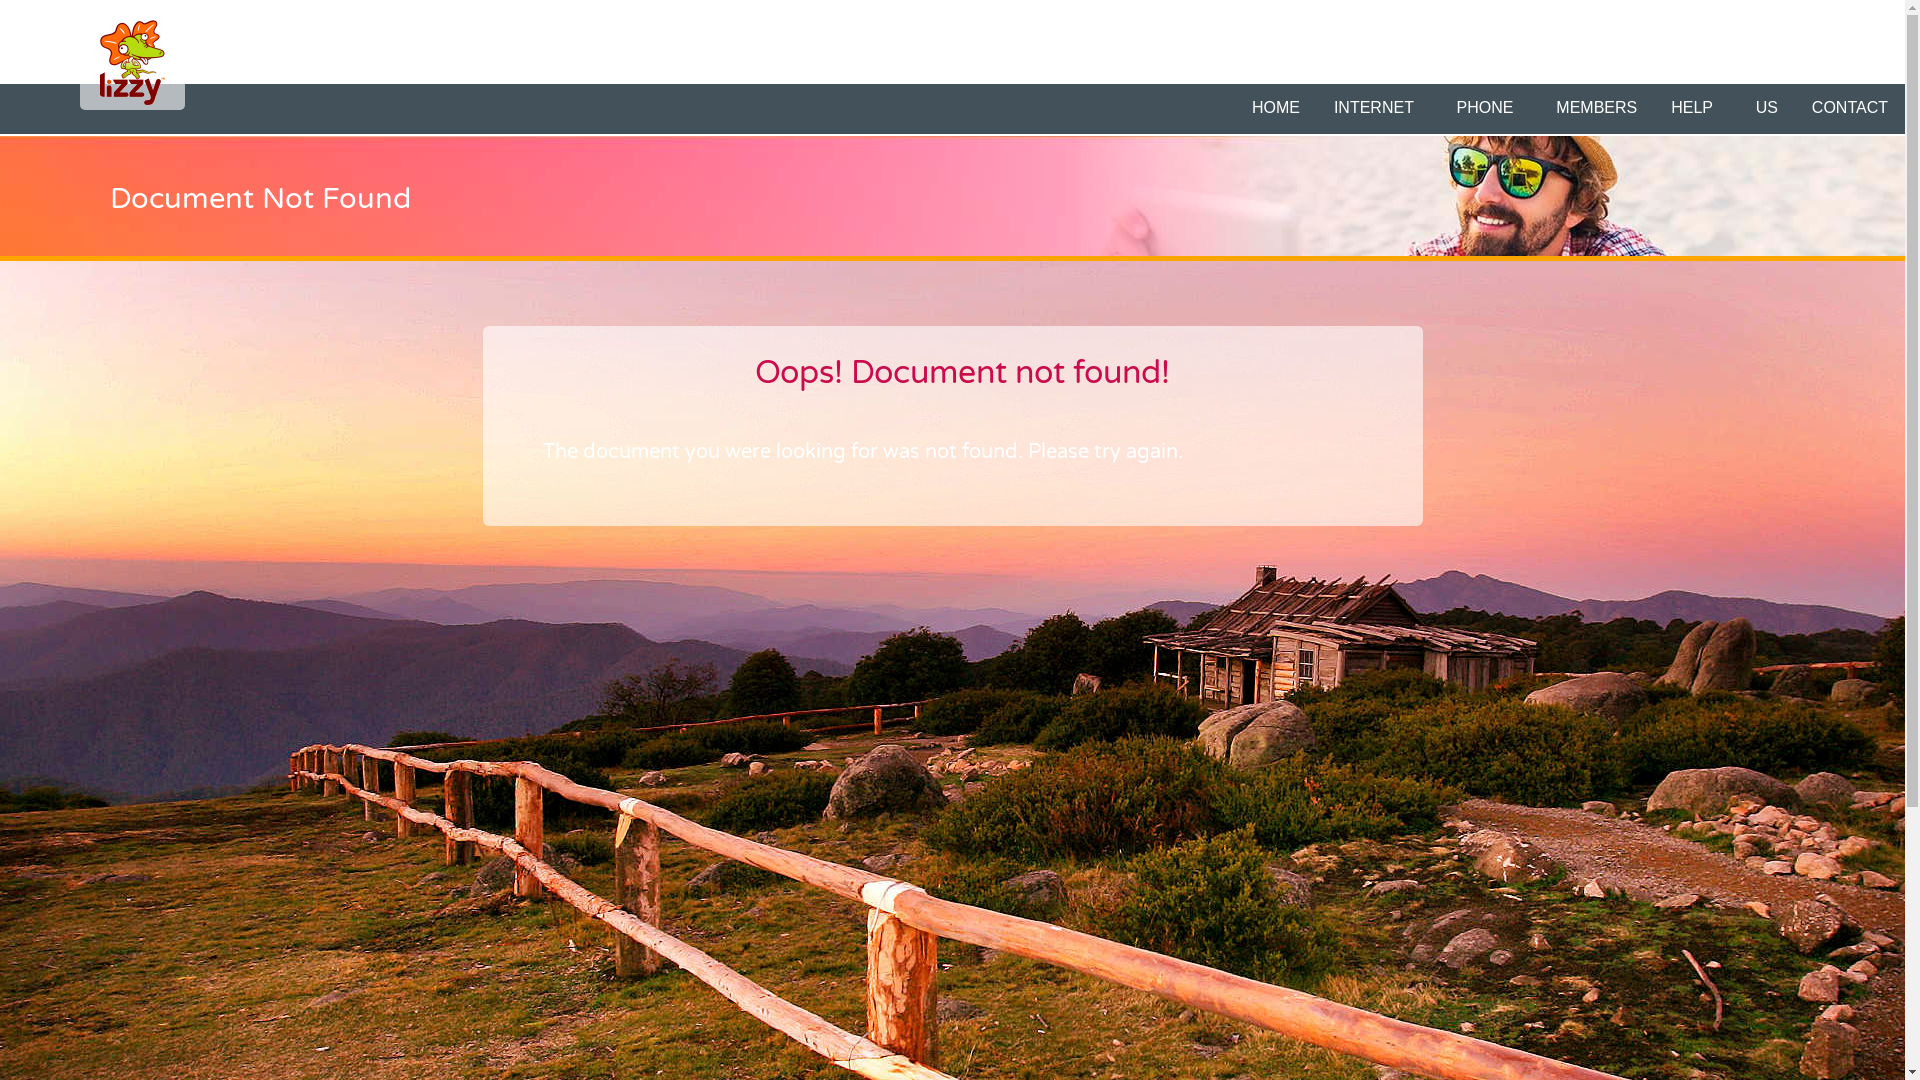 This screenshot has height=1080, width=1920. Describe the element at coordinates (1489, 108) in the screenshot. I see `'PHONE  '` at that location.